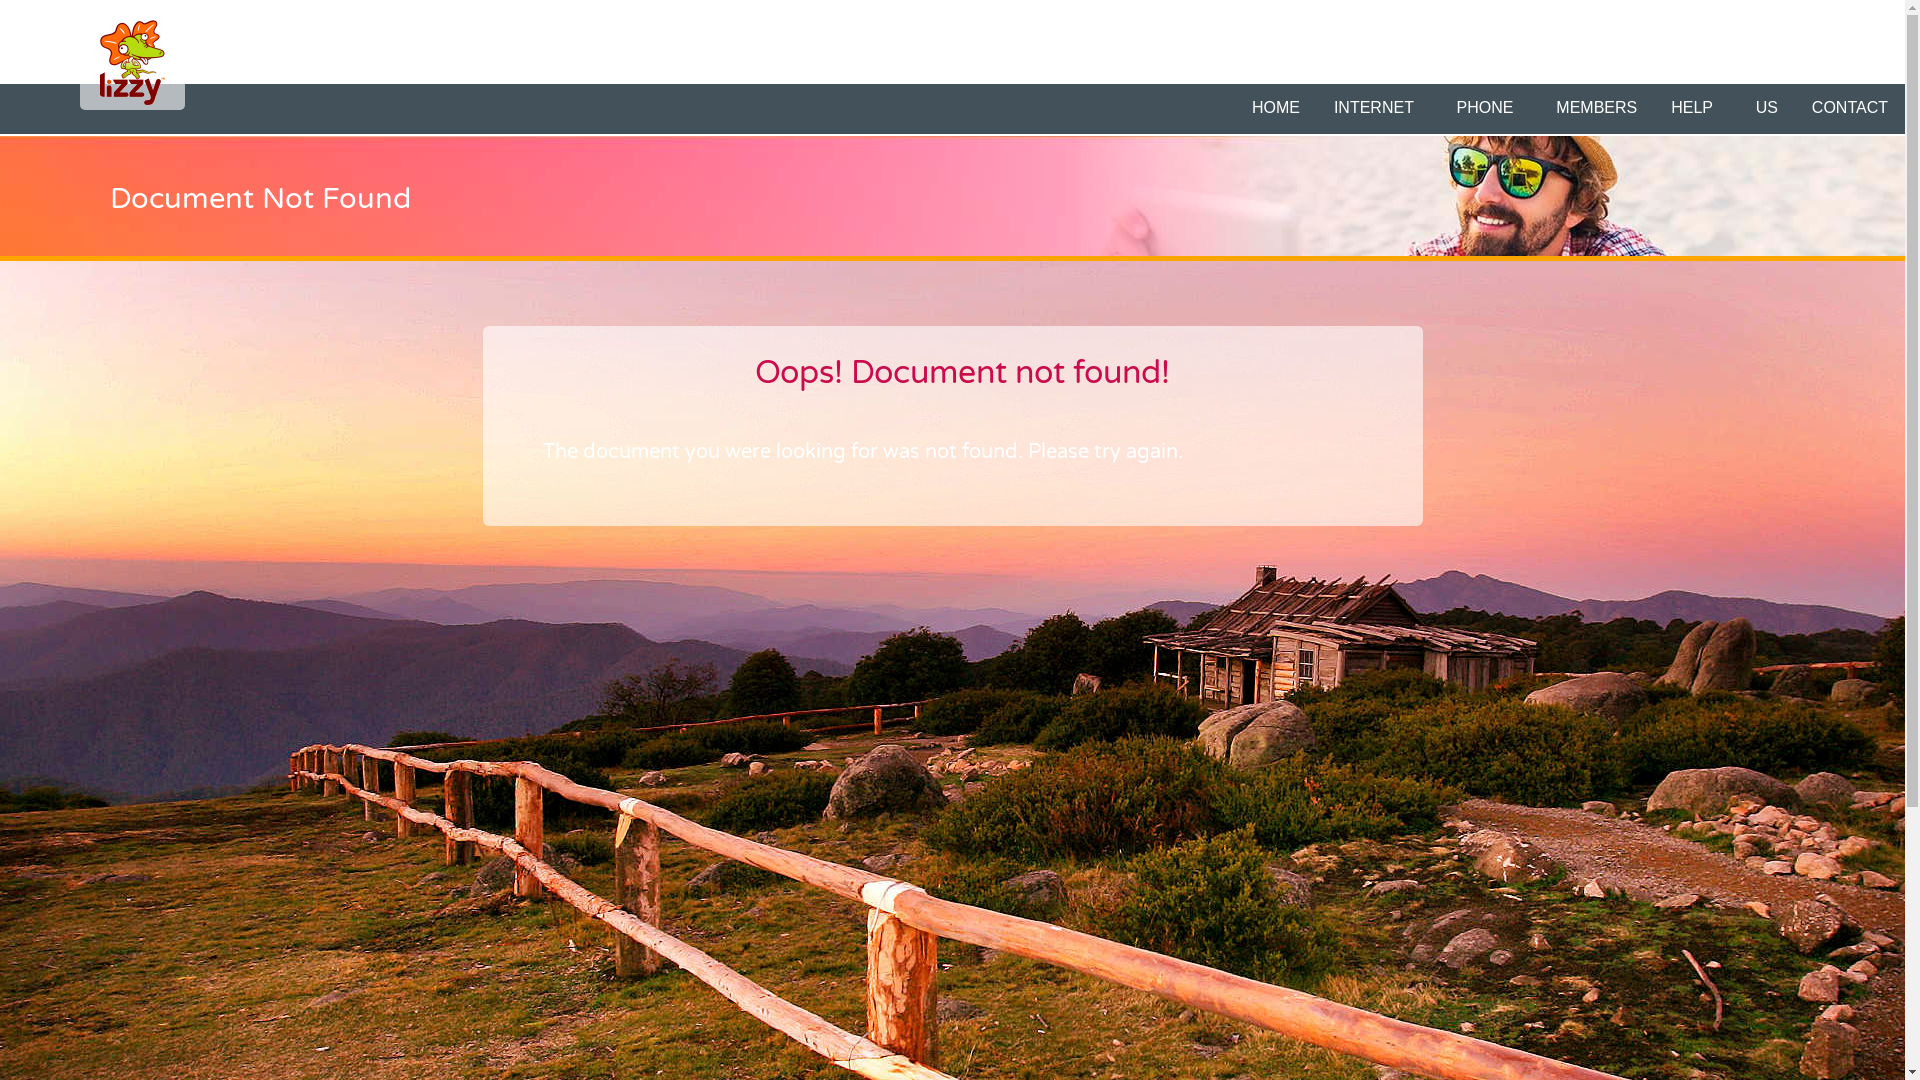 This screenshot has height=1080, width=1920. Describe the element at coordinates (1489, 108) in the screenshot. I see `'PHONE  '` at that location.